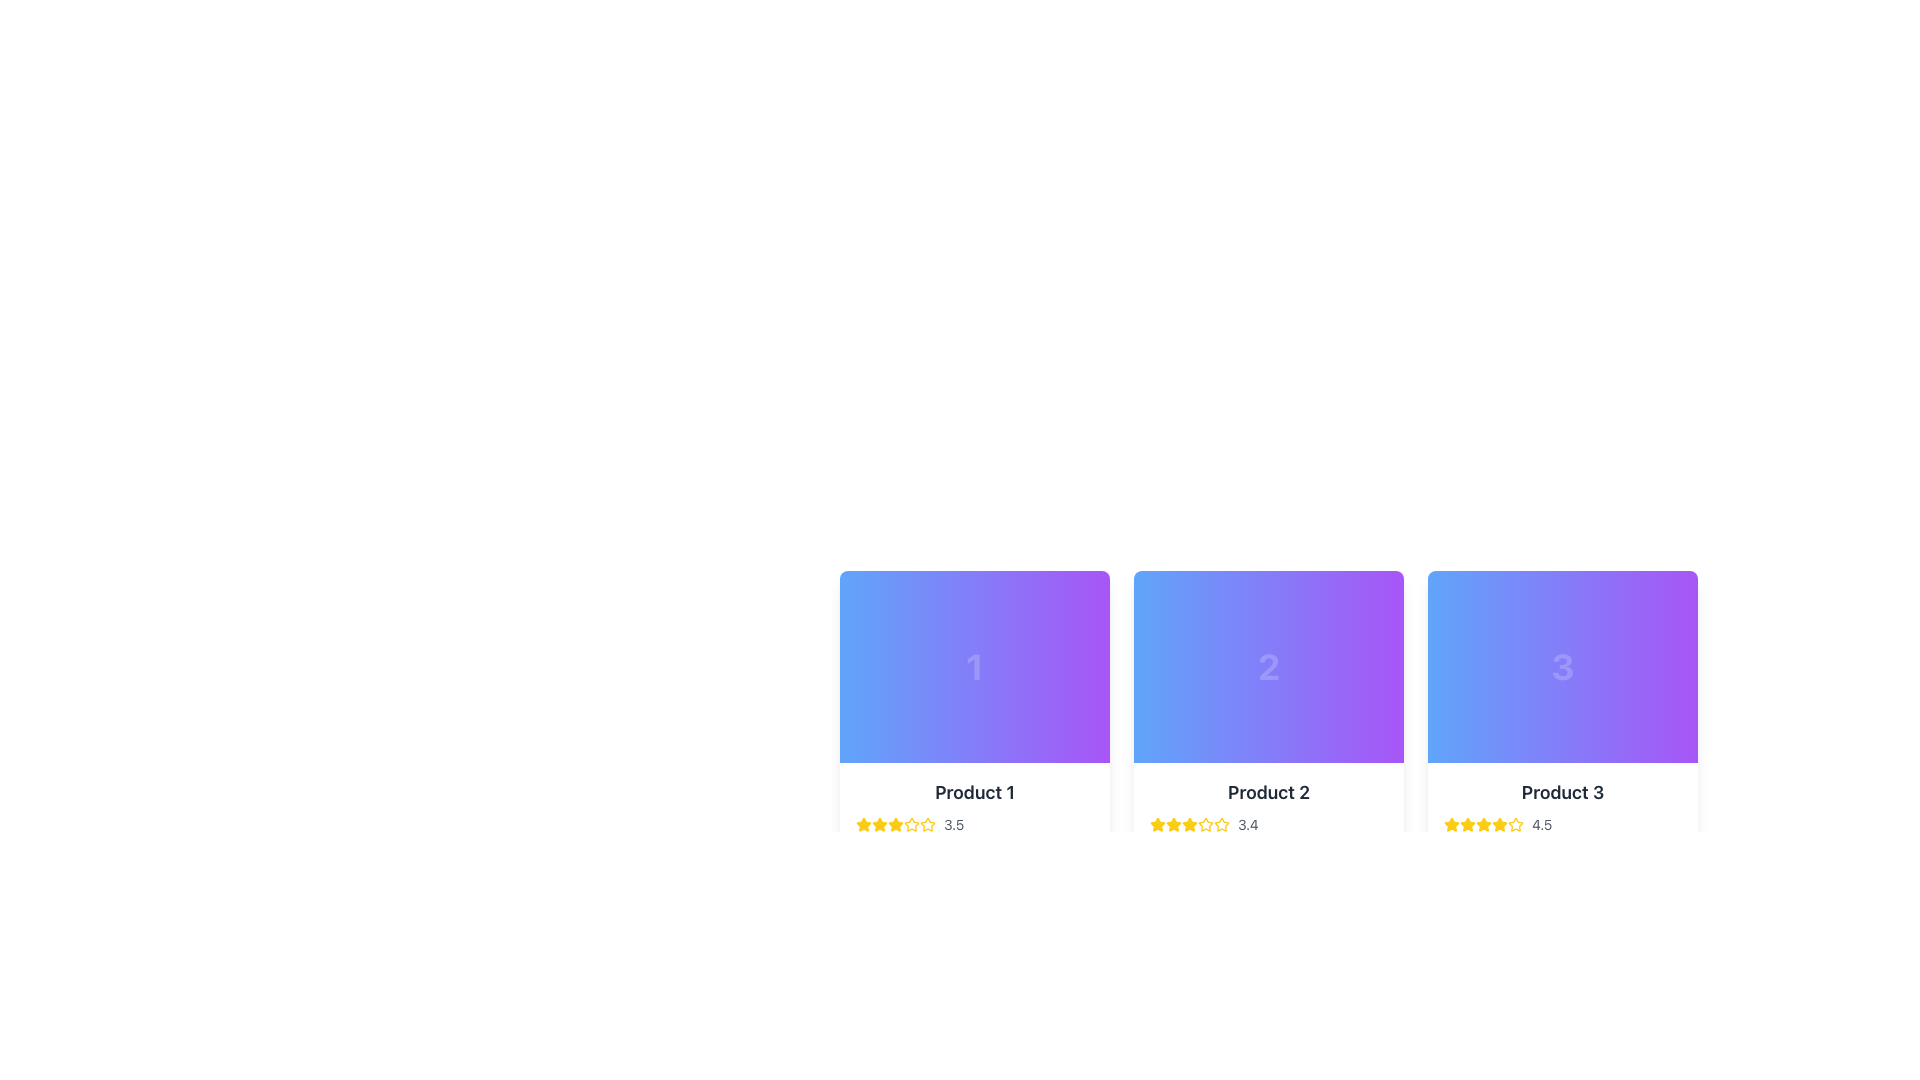  I want to click on average rating value of '3.5' from the star rating component displayed beneath the title 'Product 1' and above the price '$820', so click(974, 825).